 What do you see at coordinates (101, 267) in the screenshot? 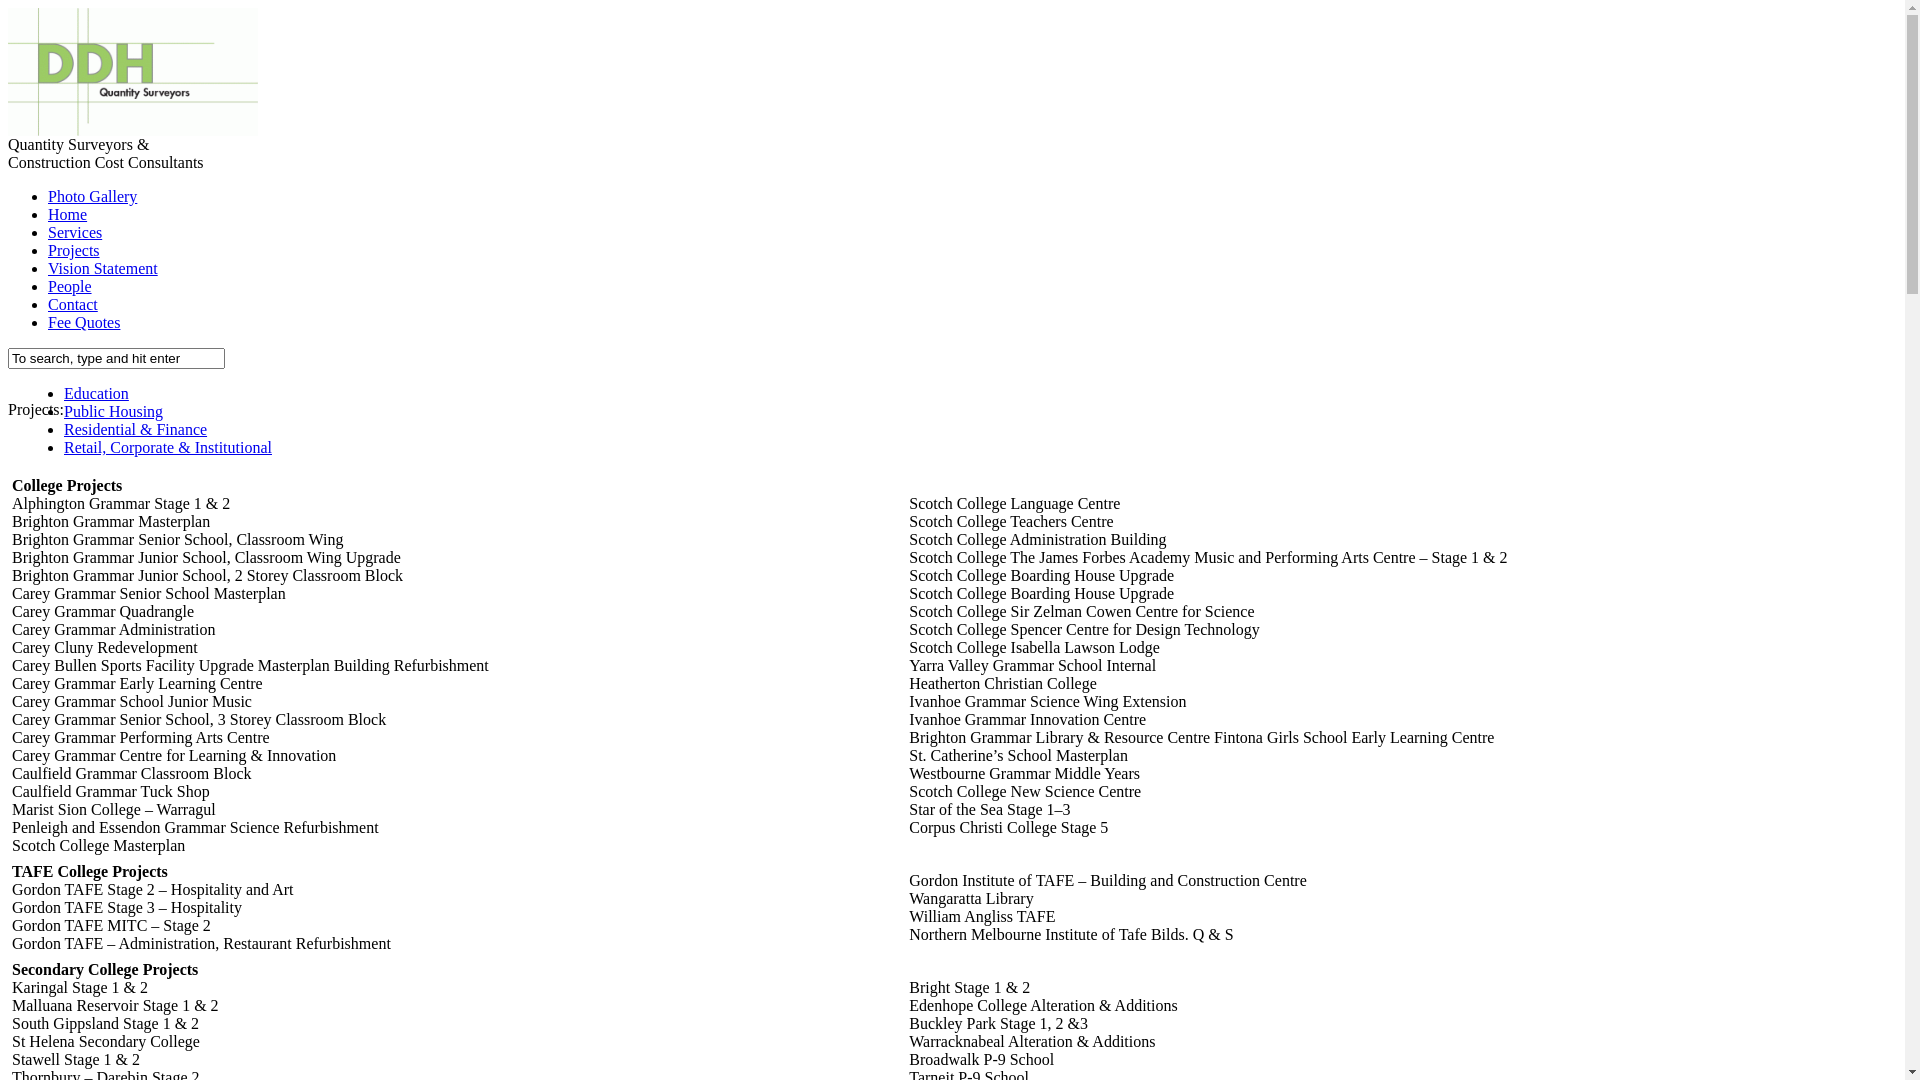
I see `'Vision Statement'` at bounding box center [101, 267].